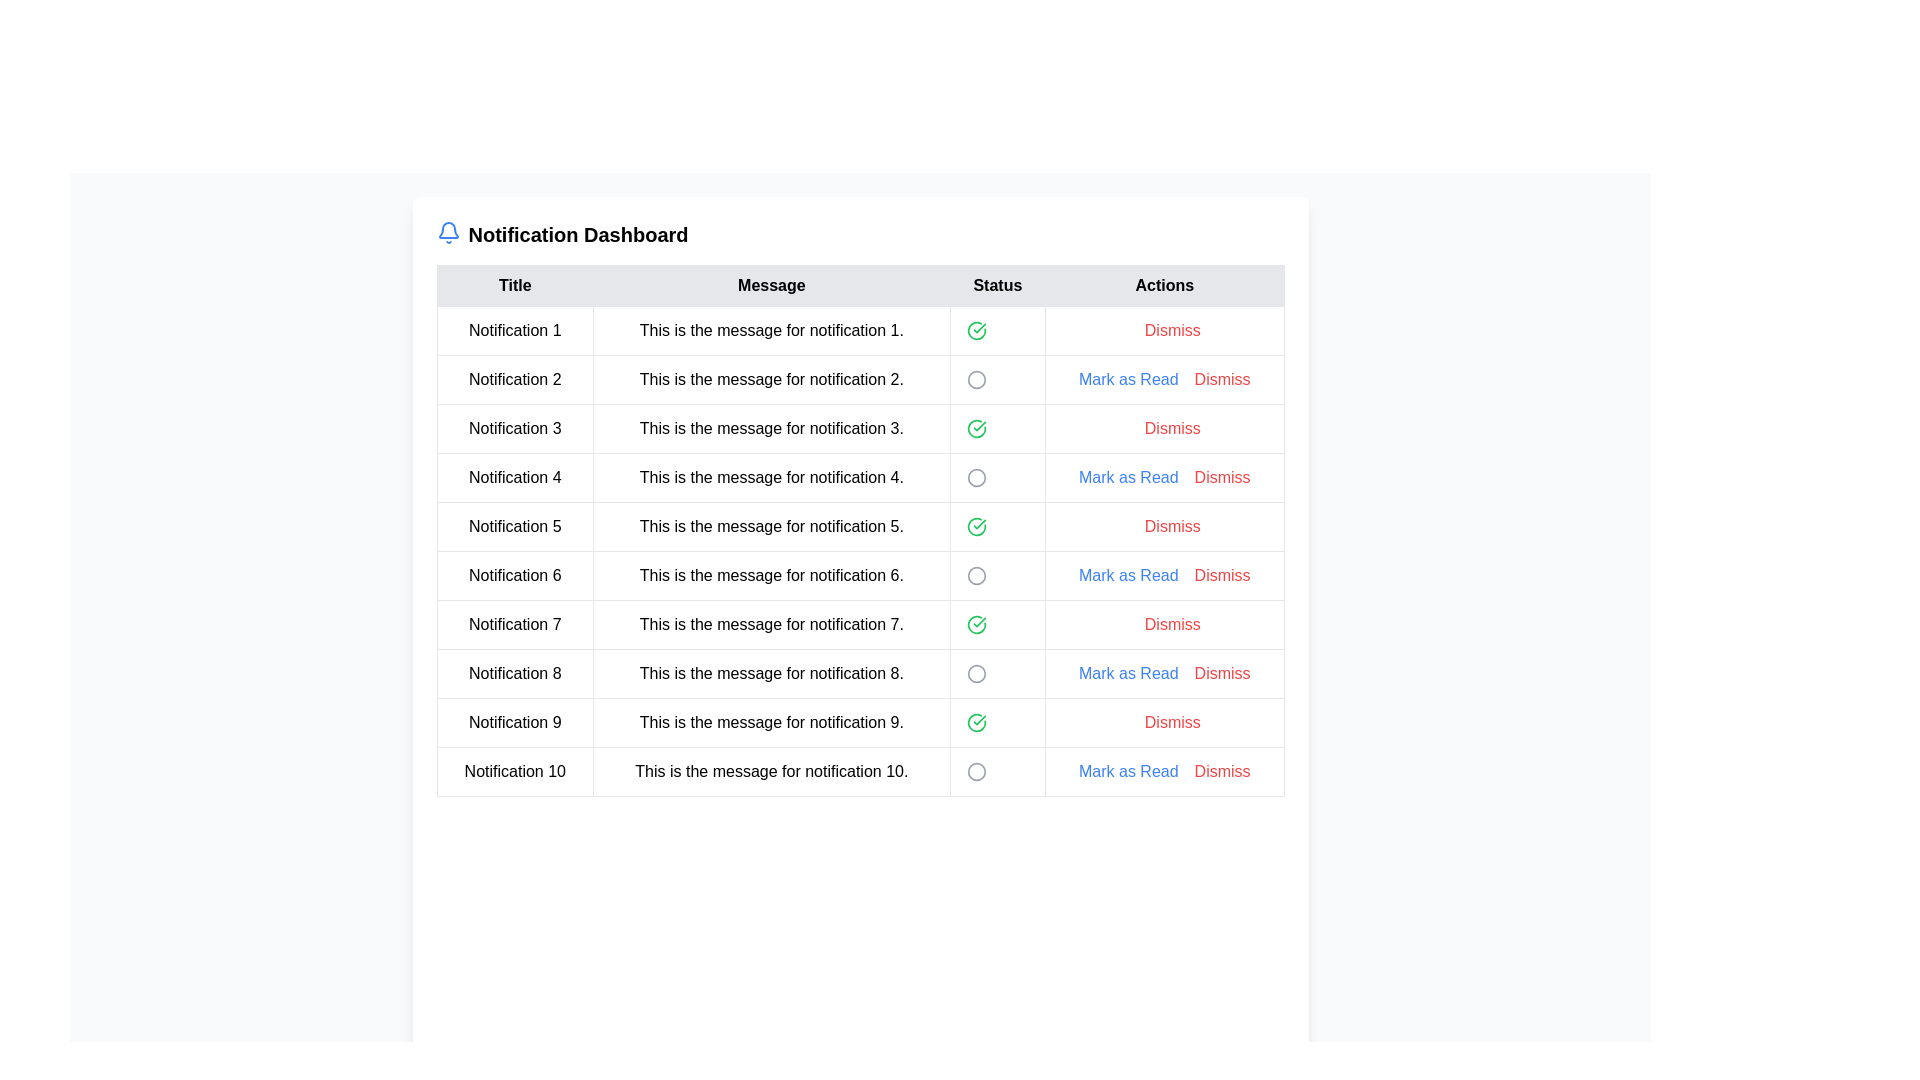 The height and width of the screenshot is (1080, 1920). I want to click on the text button located in the 'Actions' column of the tenth row in the notification table, so click(1221, 770).